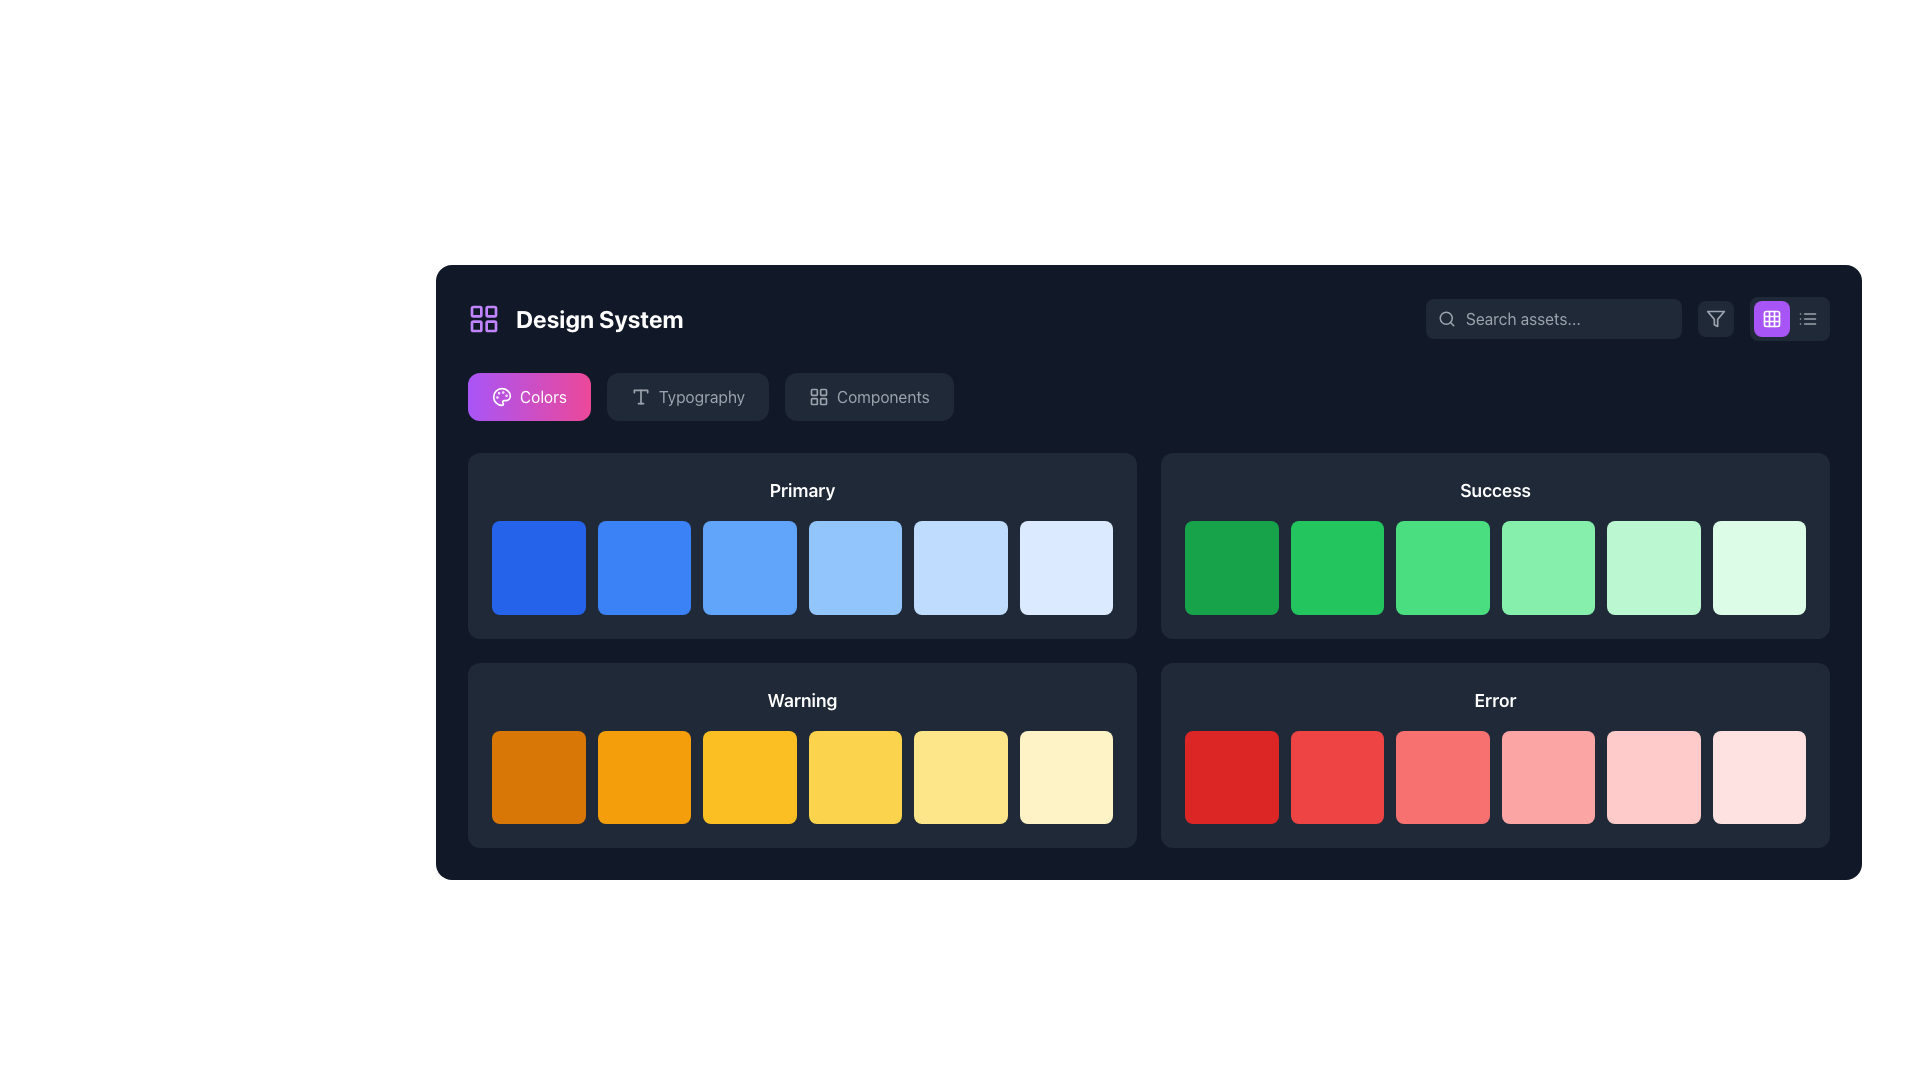 This screenshot has height=1080, width=1920. I want to click on the grid layout selector button, which is represented by a nine-square grid icon enclosed in a purple circular button located in the top-right corner of the interface, so click(1771, 318).